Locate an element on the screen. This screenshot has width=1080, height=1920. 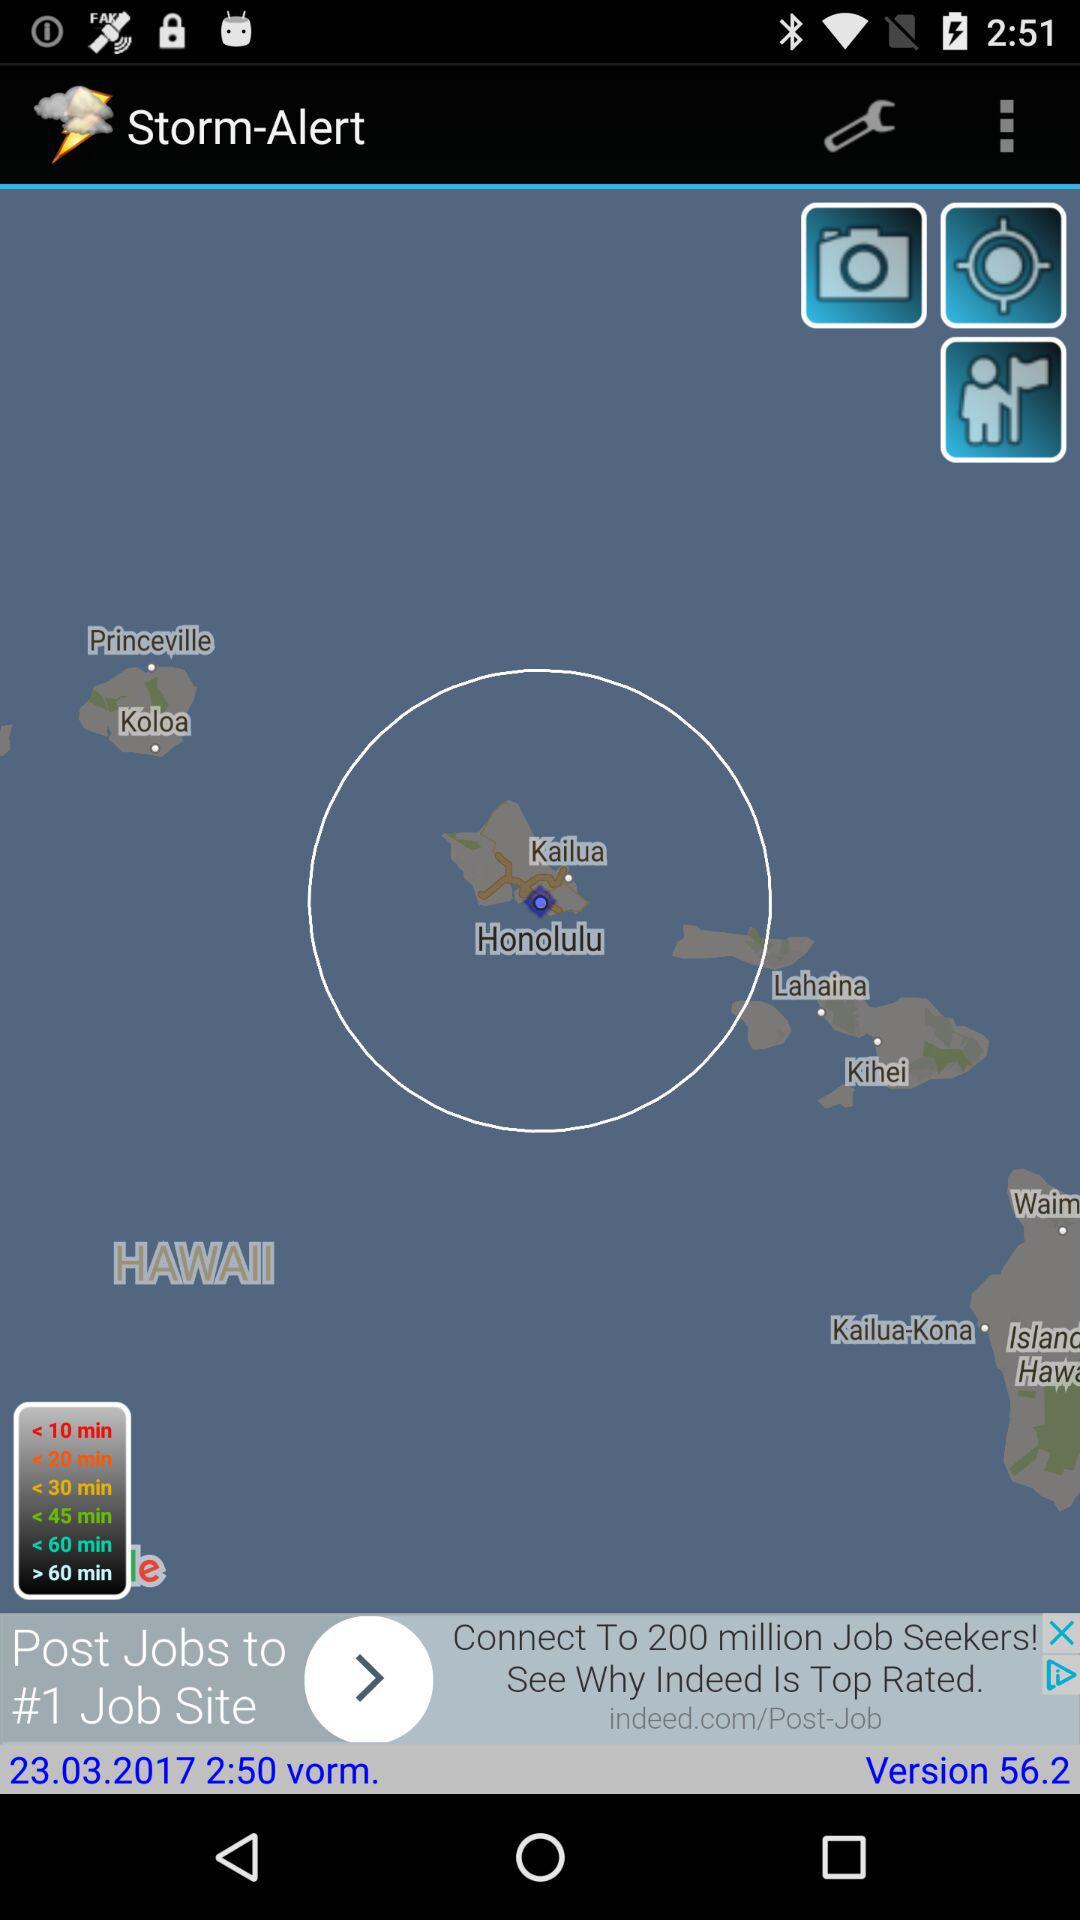
the photo icon is located at coordinates (863, 283).